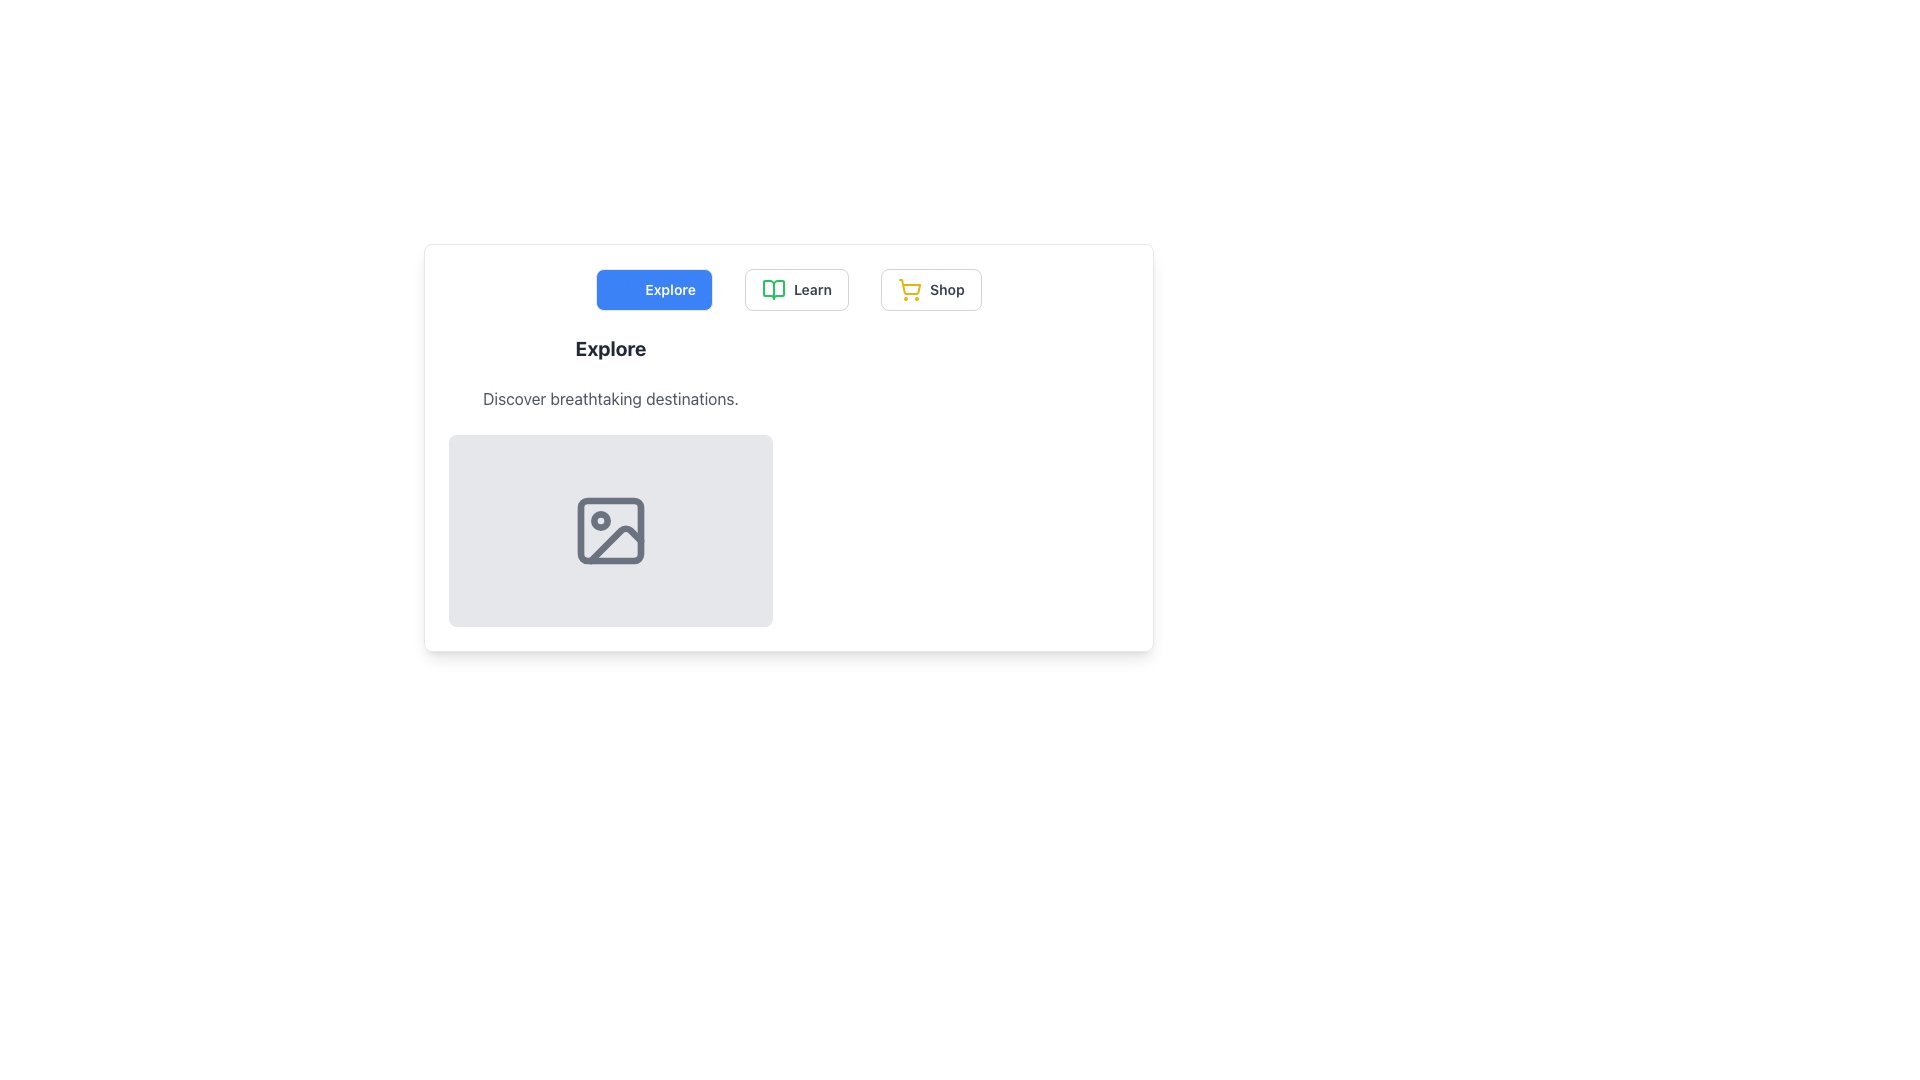 This screenshot has height=1080, width=1920. What do you see at coordinates (812, 289) in the screenshot?
I see `the 'Learn' navigation button, which is a small-sized bold gray text on a white rounded button, located in the top section of the interface` at bounding box center [812, 289].